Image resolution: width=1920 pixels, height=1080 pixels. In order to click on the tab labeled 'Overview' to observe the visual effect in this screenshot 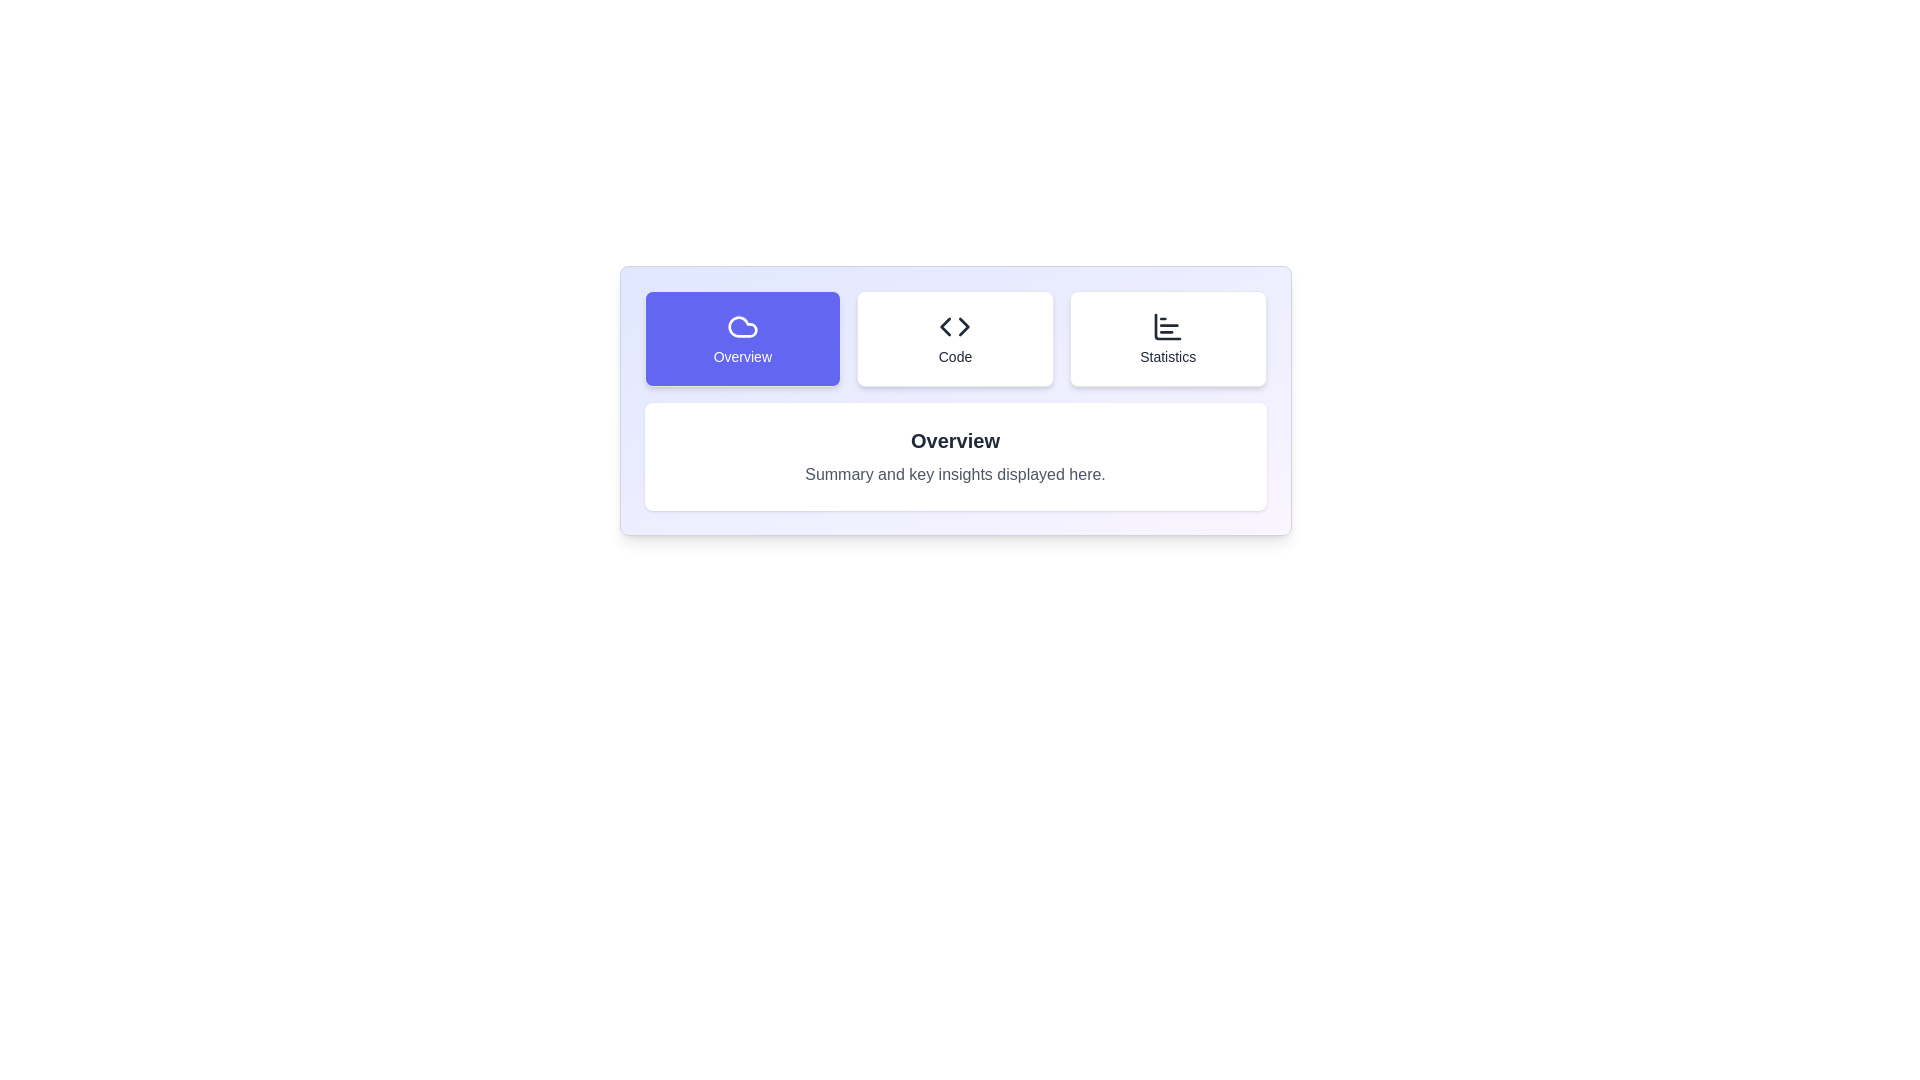, I will do `click(741, 338)`.